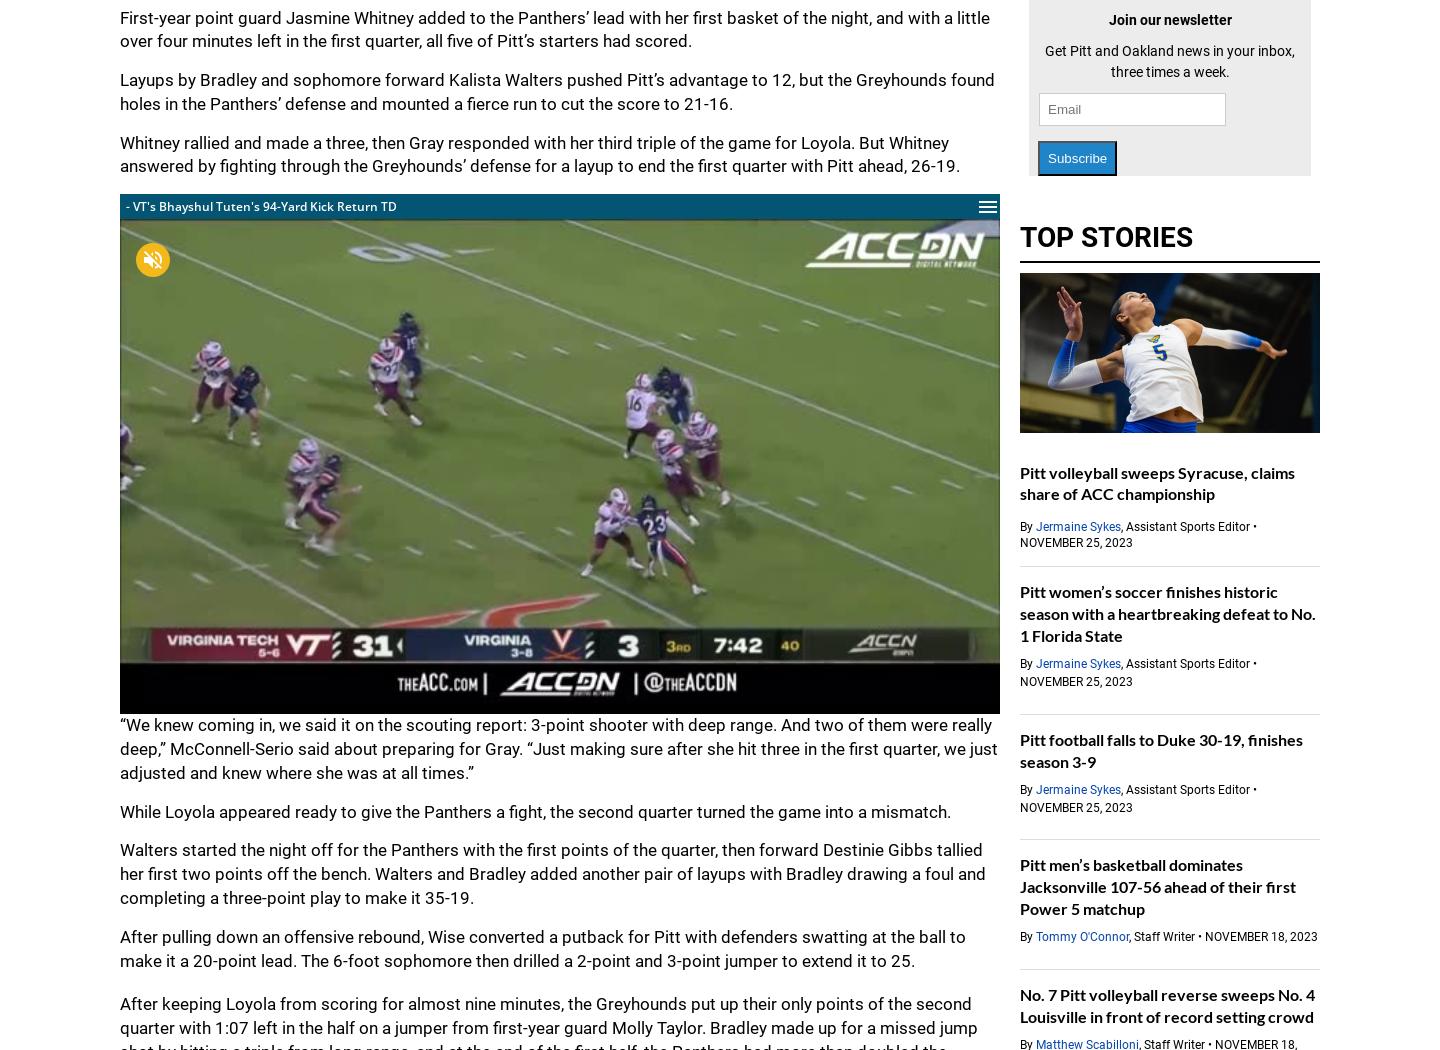 This screenshot has height=1050, width=1440. Describe the element at coordinates (1161, 748) in the screenshot. I see `'Pitt football falls to Duke 30-19, finishes season 3-9'` at that location.